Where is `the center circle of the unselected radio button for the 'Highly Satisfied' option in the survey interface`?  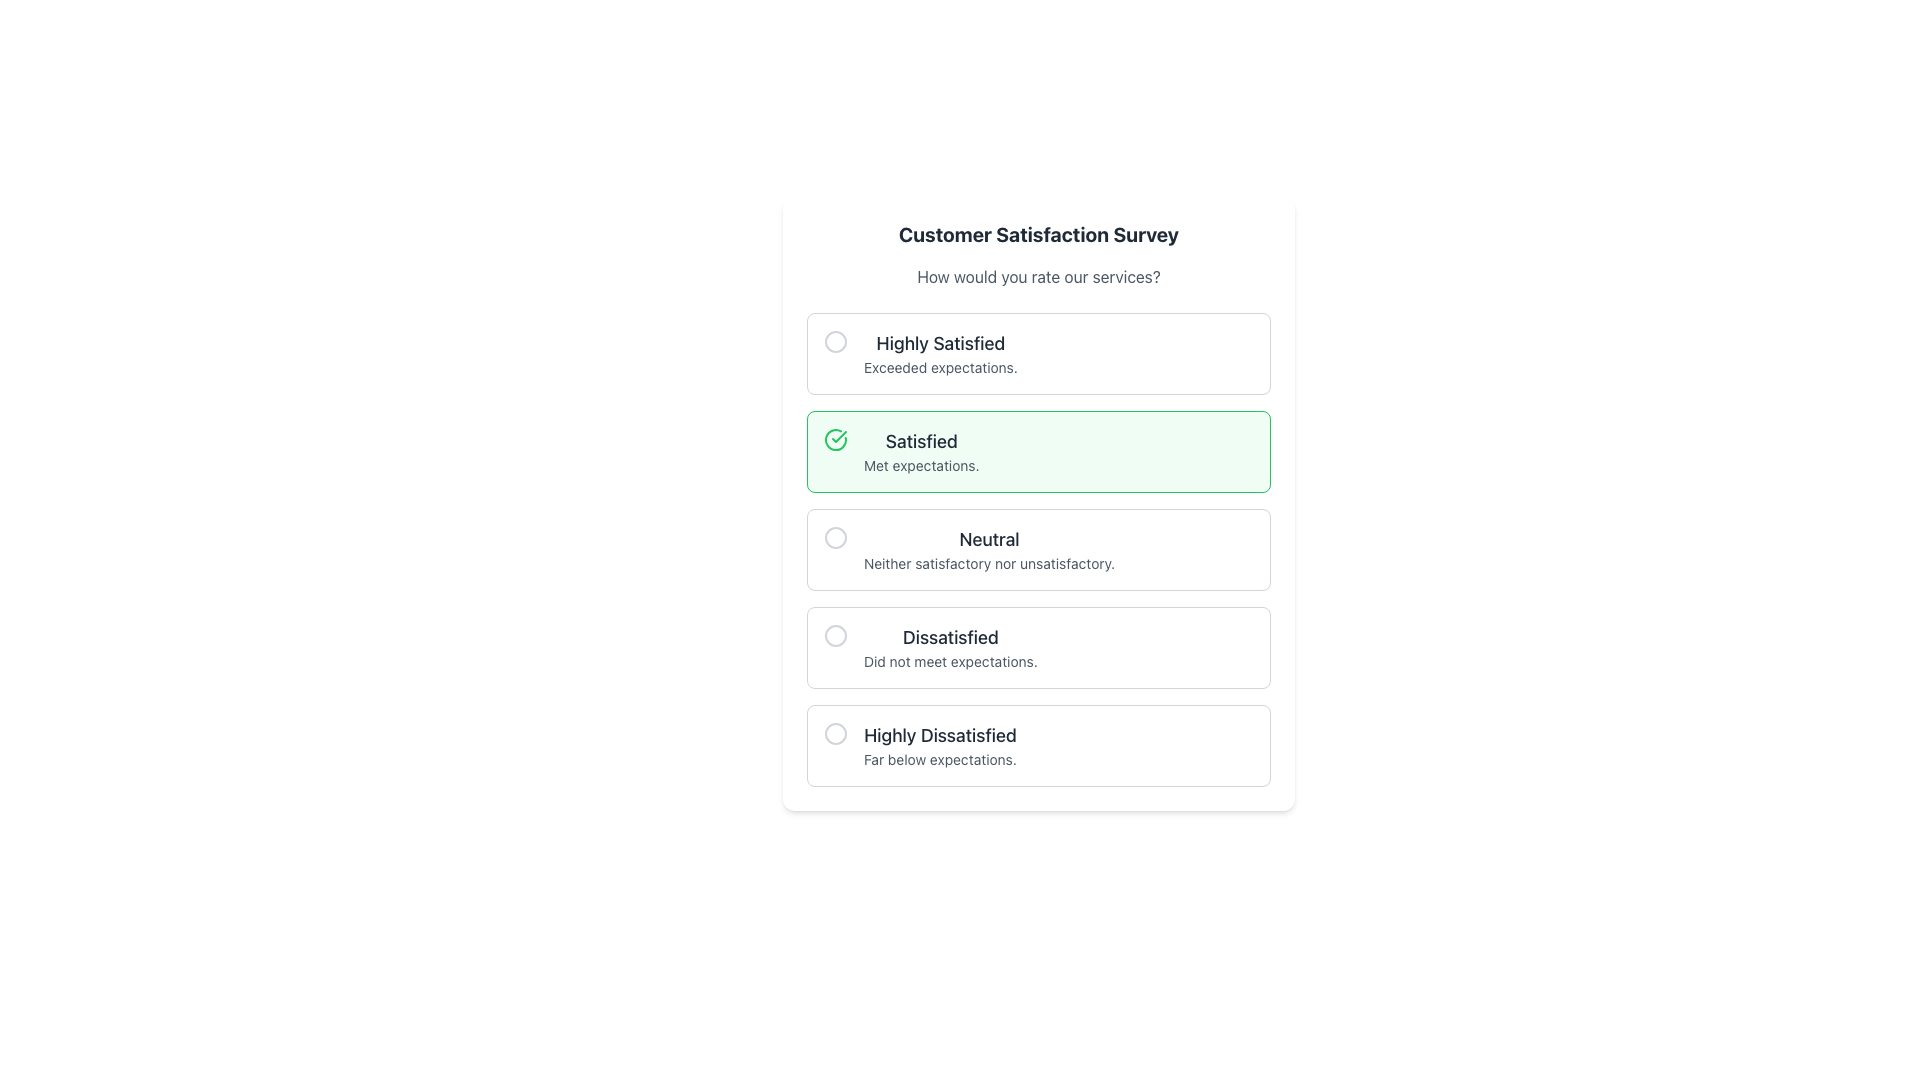
the center circle of the unselected radio button for the 'Highly Satisfied' option in the survey interface is located at coordinates (835, 341).